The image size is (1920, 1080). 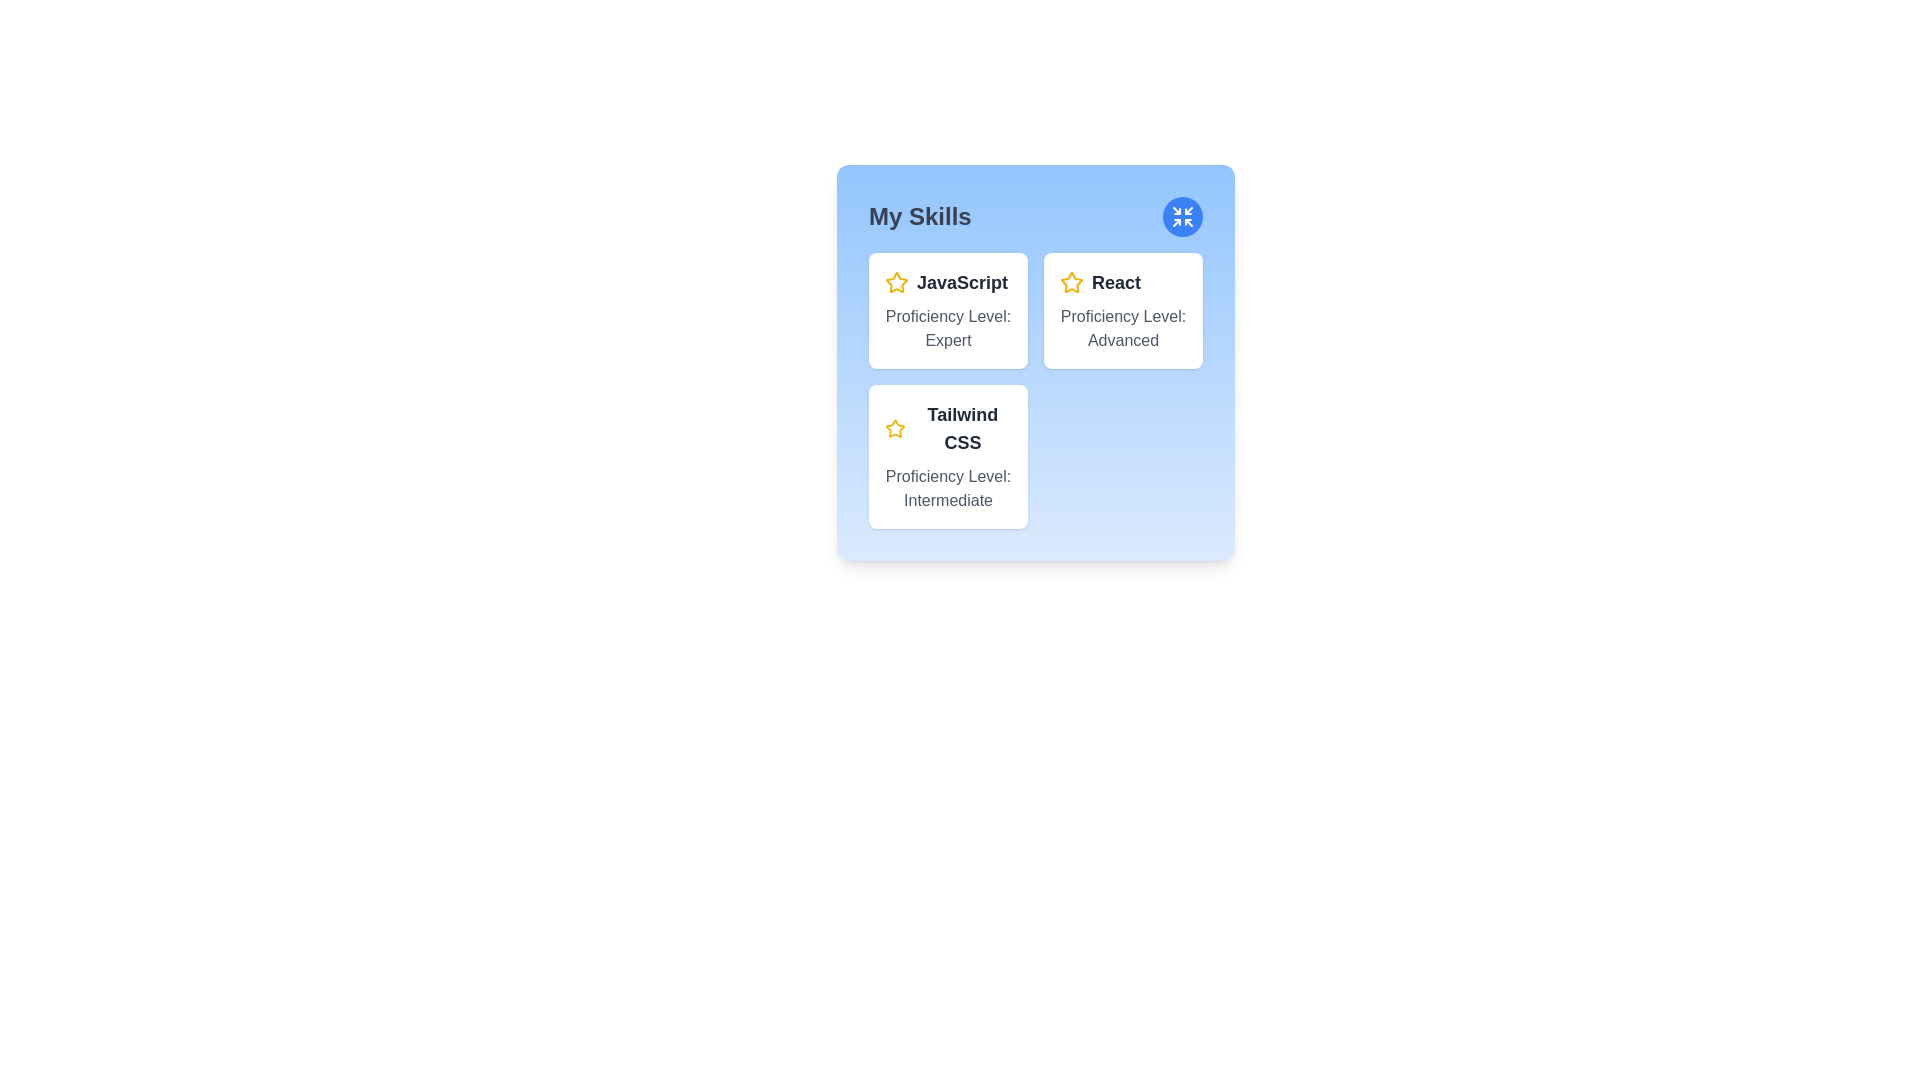 What do you see at coordinates (1123, 327) in the screenshot?
I see `text description 'Proficiency Level: Advanced' located in the card below the title 'React' in the top-right card of the layout, which is displayed in a light gray font` at bounding box center [1123, 327].